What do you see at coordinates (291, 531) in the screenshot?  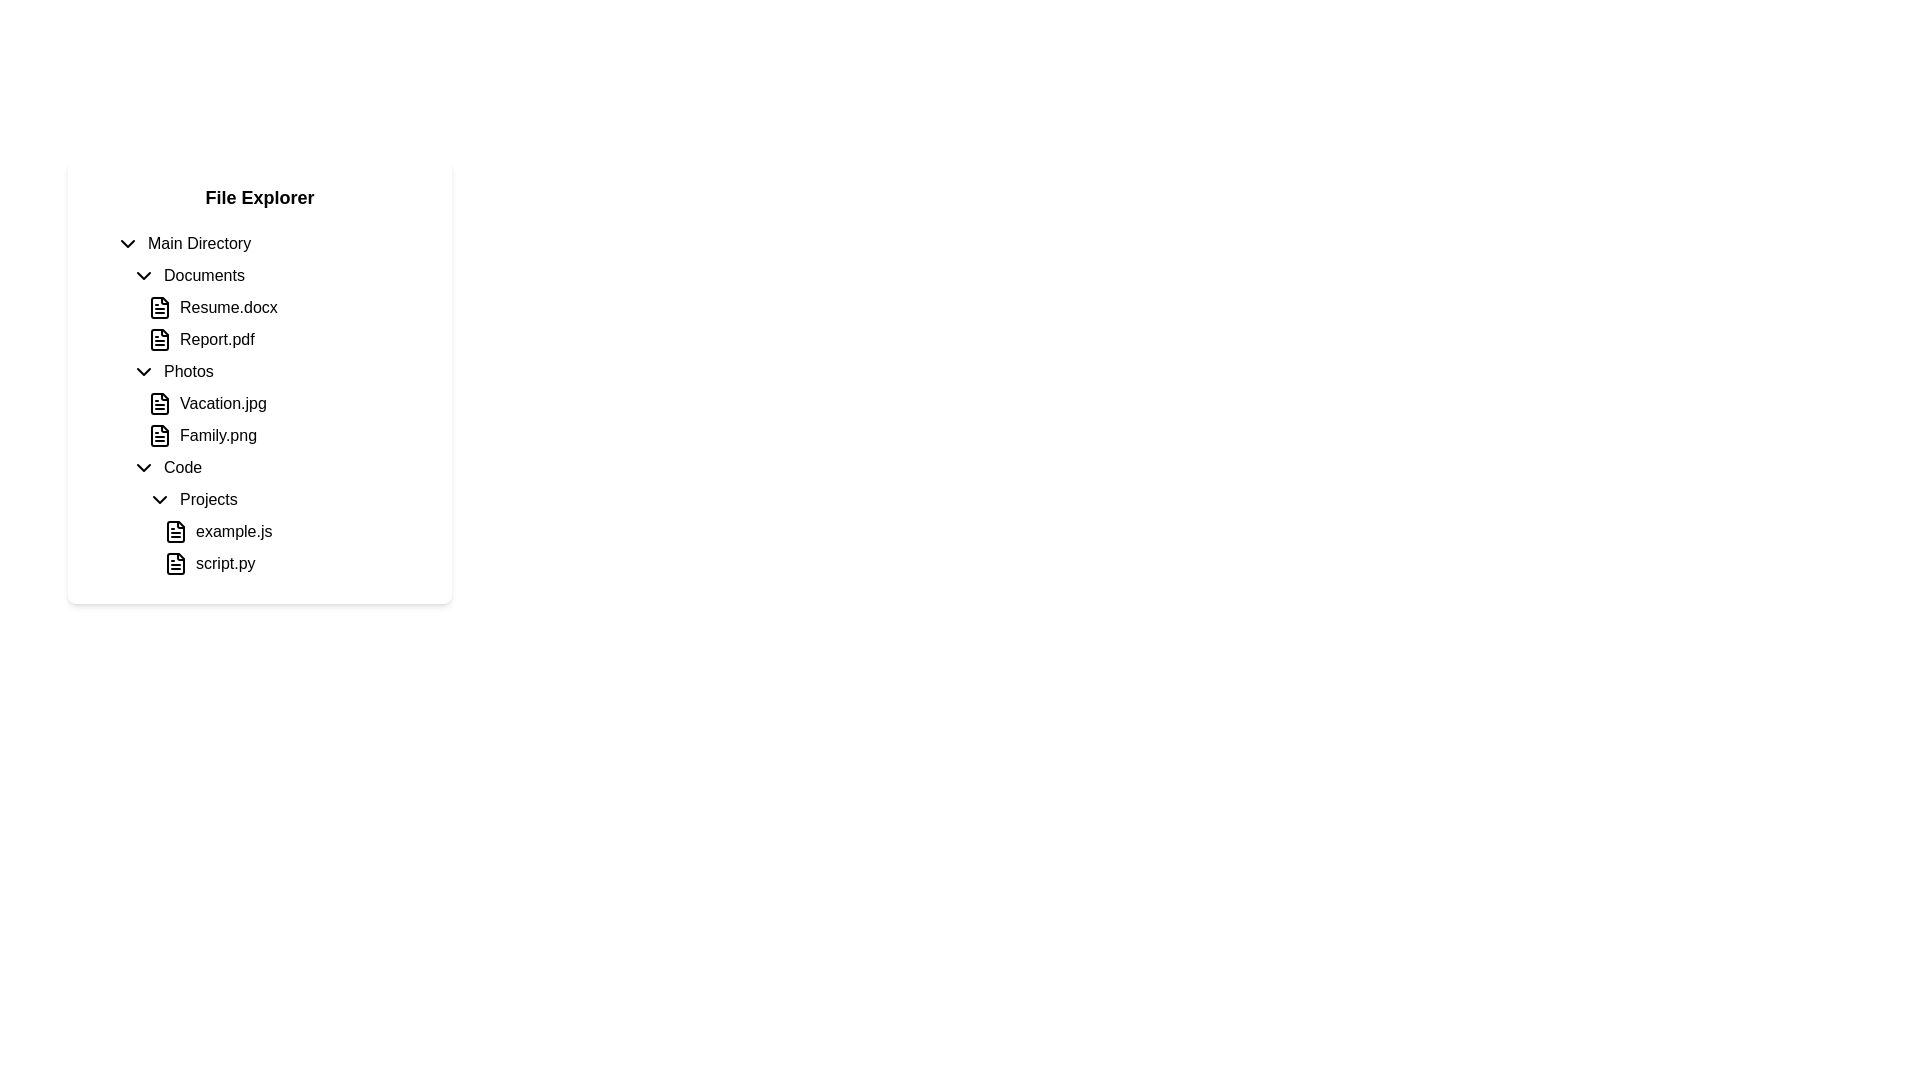 I see `the 'example.js' file entry in the file explorer` at bounding box center [291, 531].